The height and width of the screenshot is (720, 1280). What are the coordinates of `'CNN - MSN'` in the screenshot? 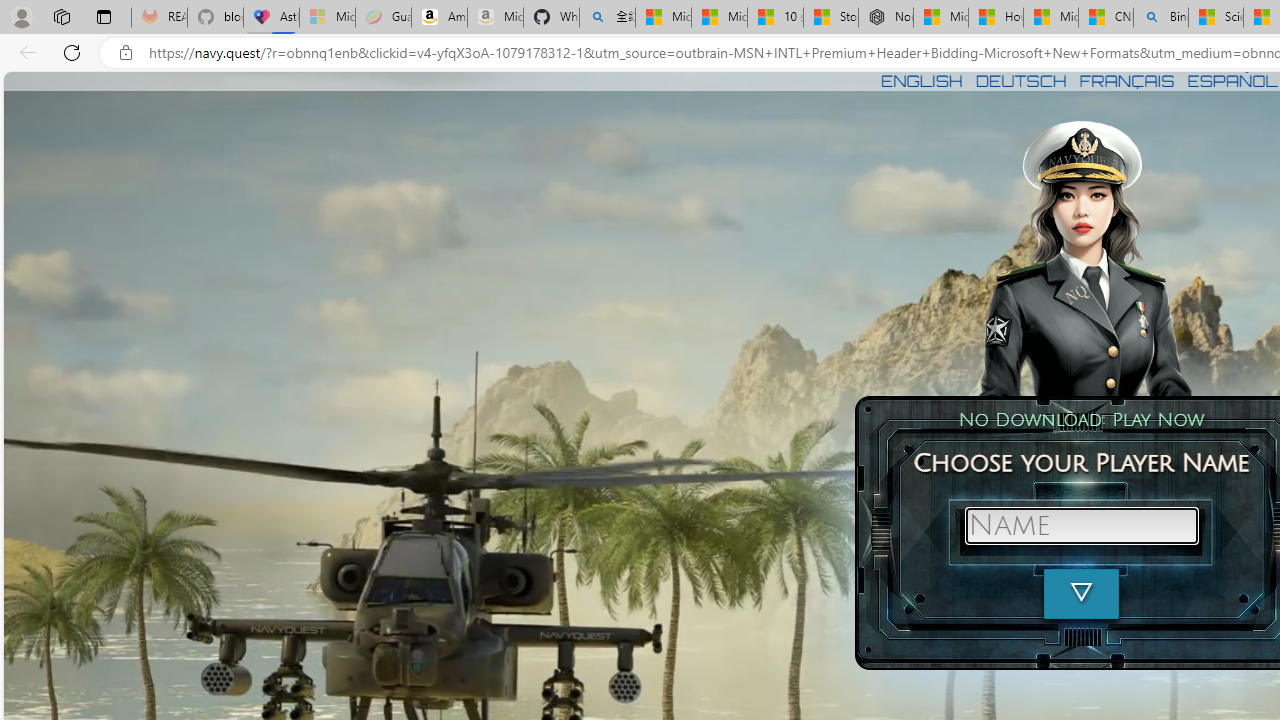 It's located at (1104, 17).